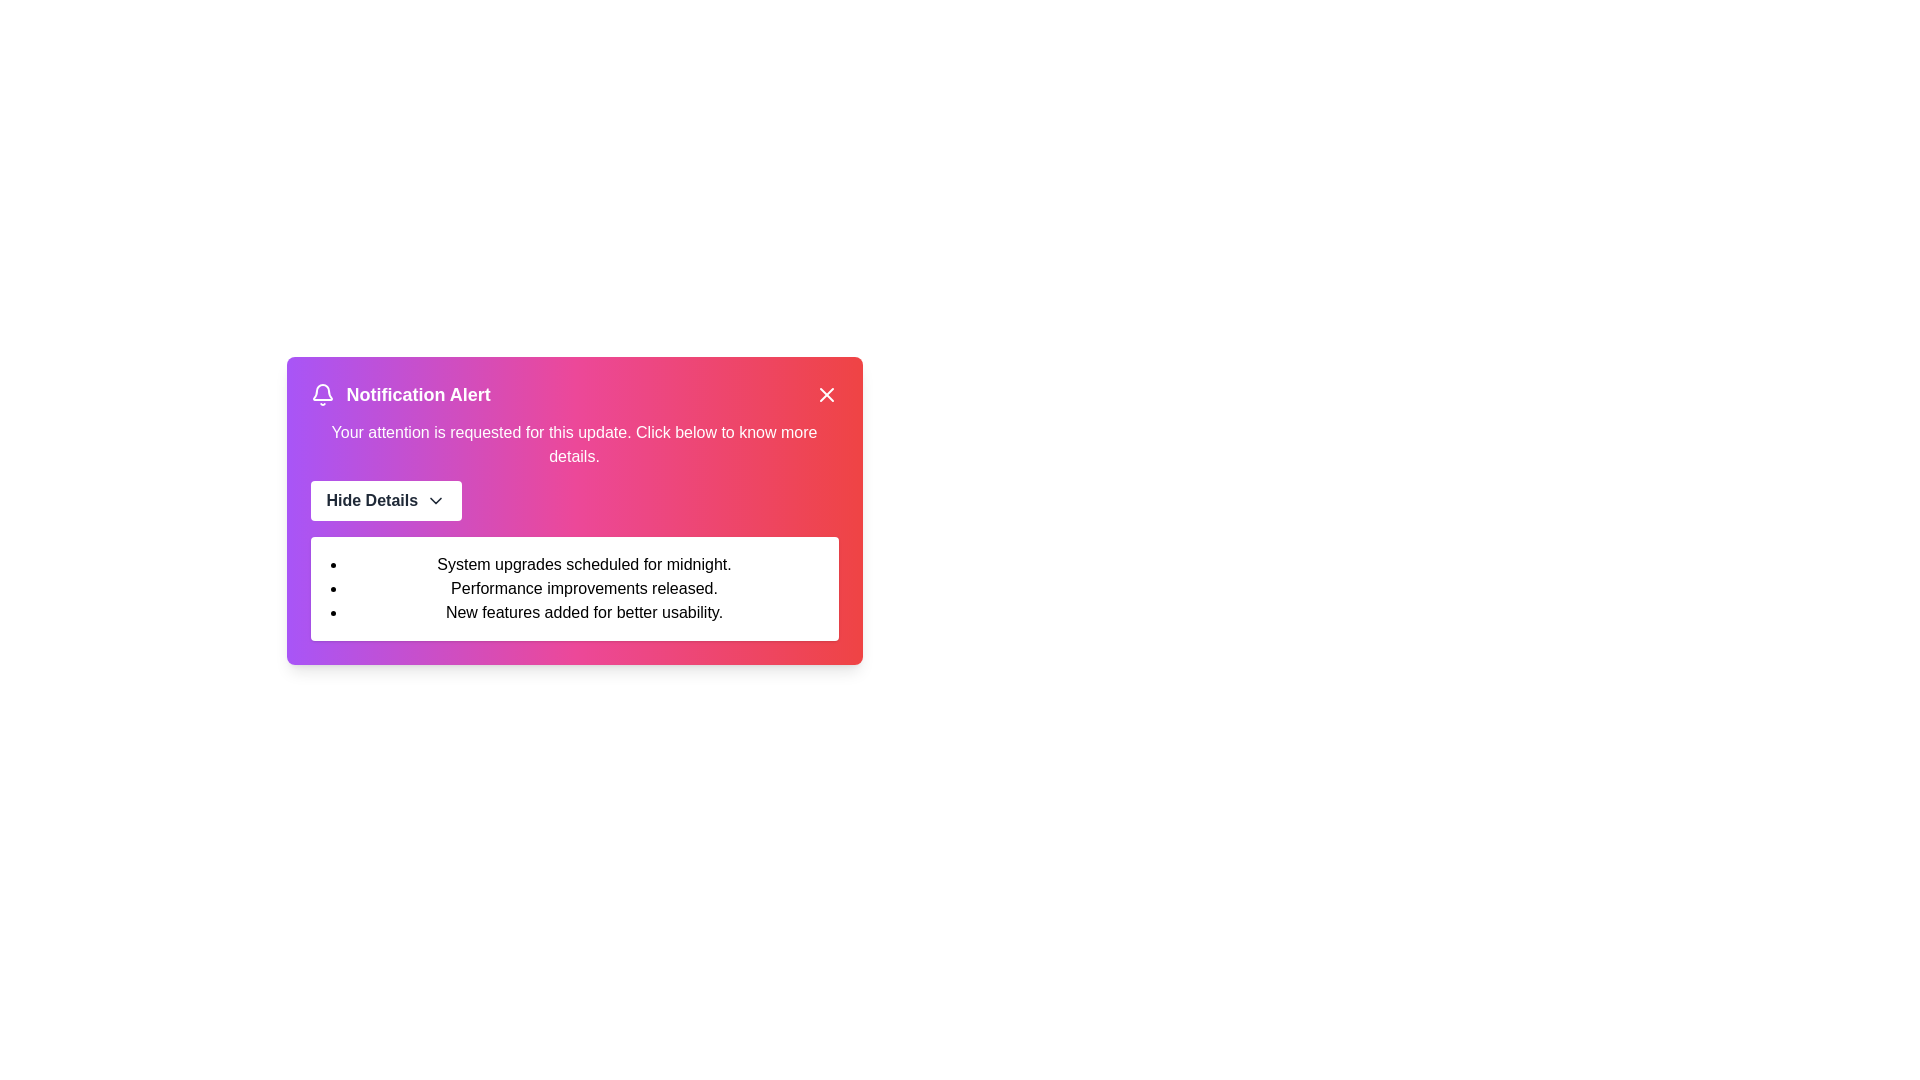 This screenshot has height=1080, width=1920. I want to click on the 'X' button to close the notification, so click(826, 394).